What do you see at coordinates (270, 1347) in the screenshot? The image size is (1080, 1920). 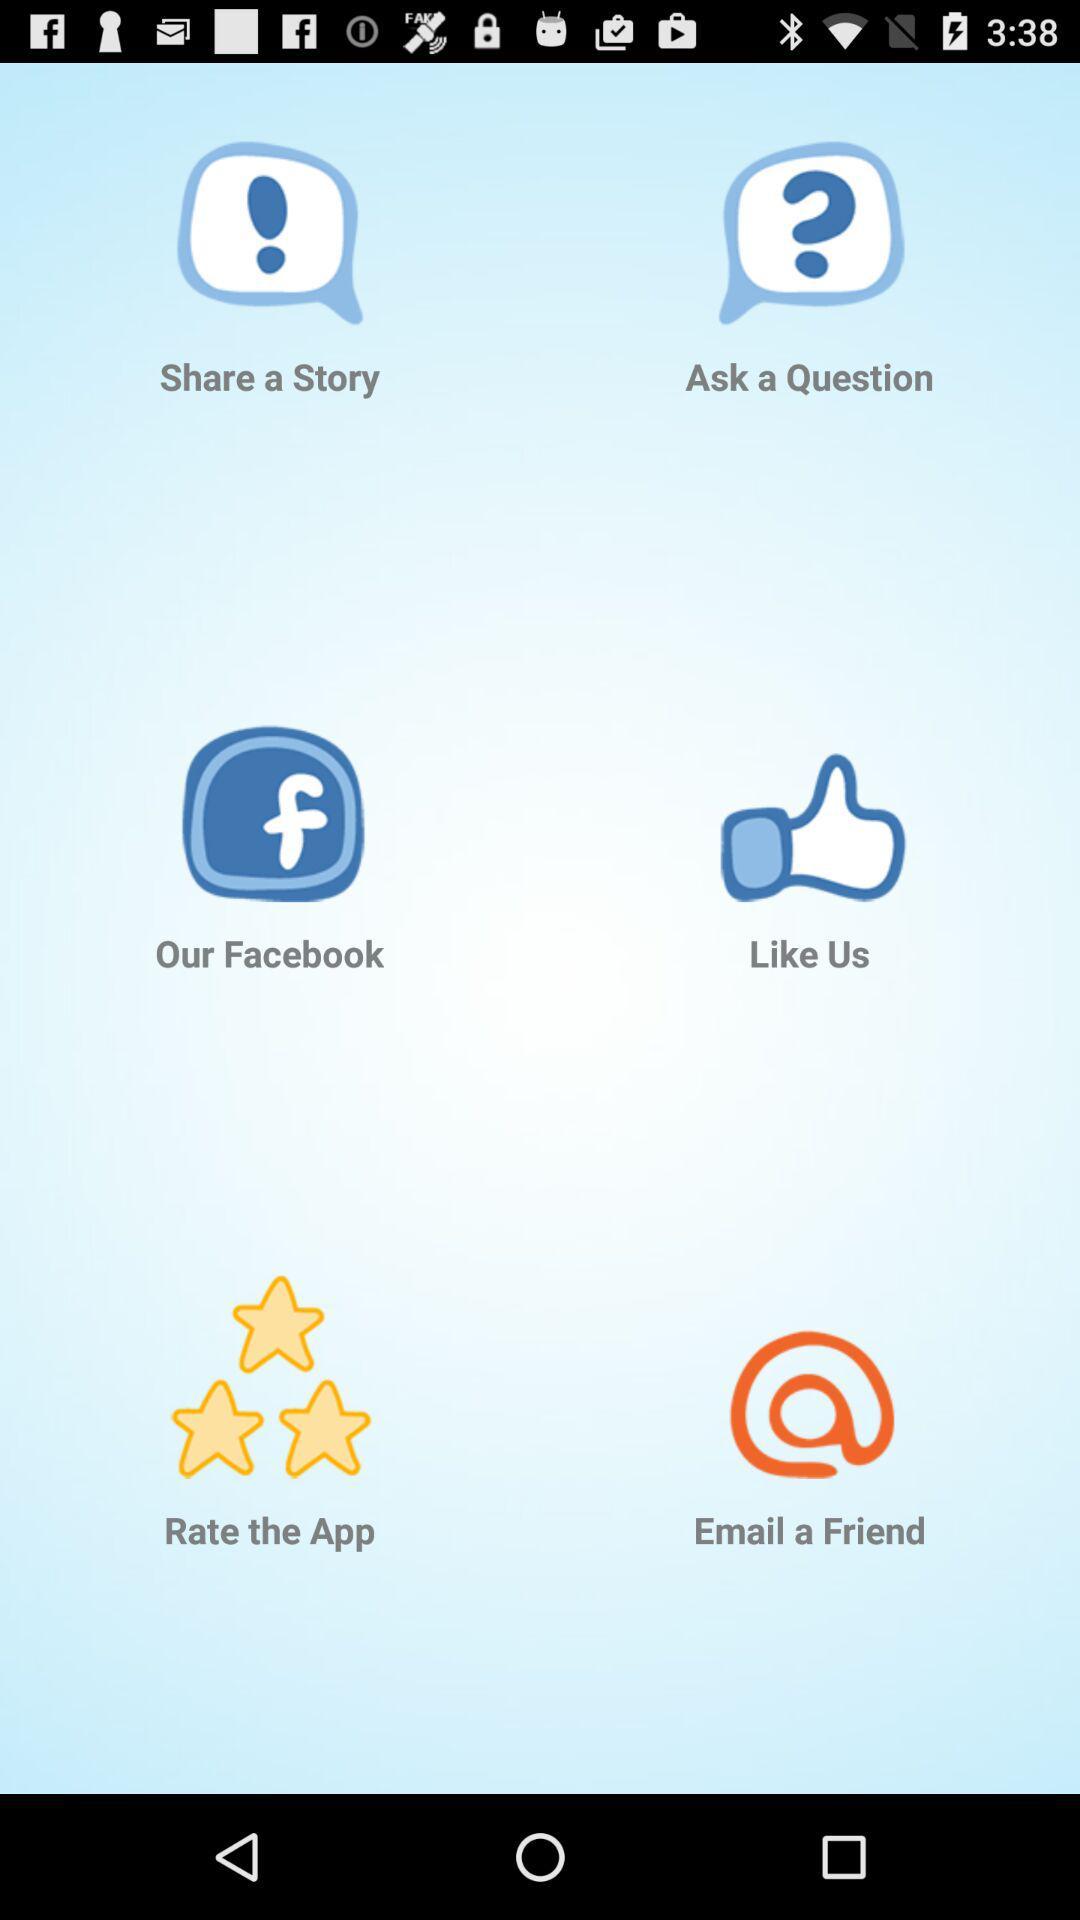 I see `item below our facebook item` at bounding box center [270, 1347].